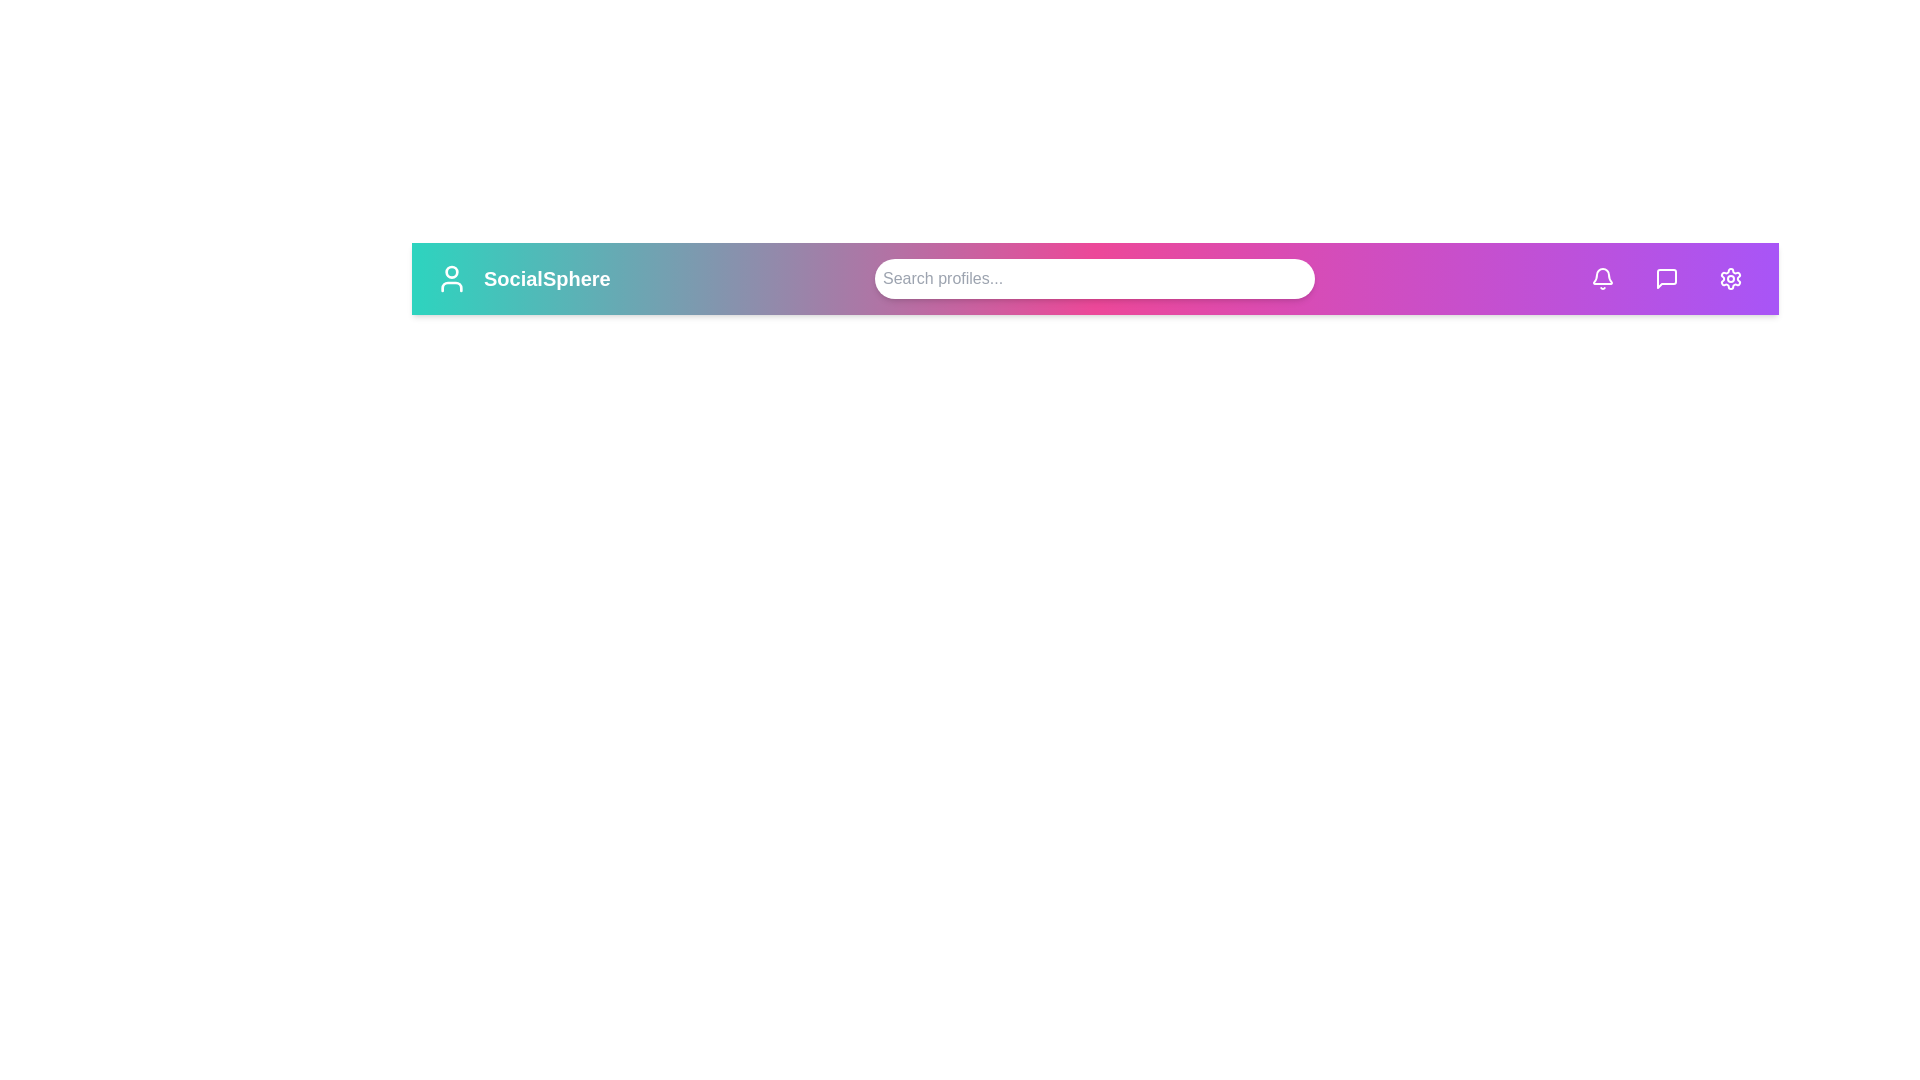 This screenshot has height=1080, width=1920. Describe the element at coordinates (547, 278) in the screenshot. I see `the 'SocialSphere' title area to observe its content` at that location.